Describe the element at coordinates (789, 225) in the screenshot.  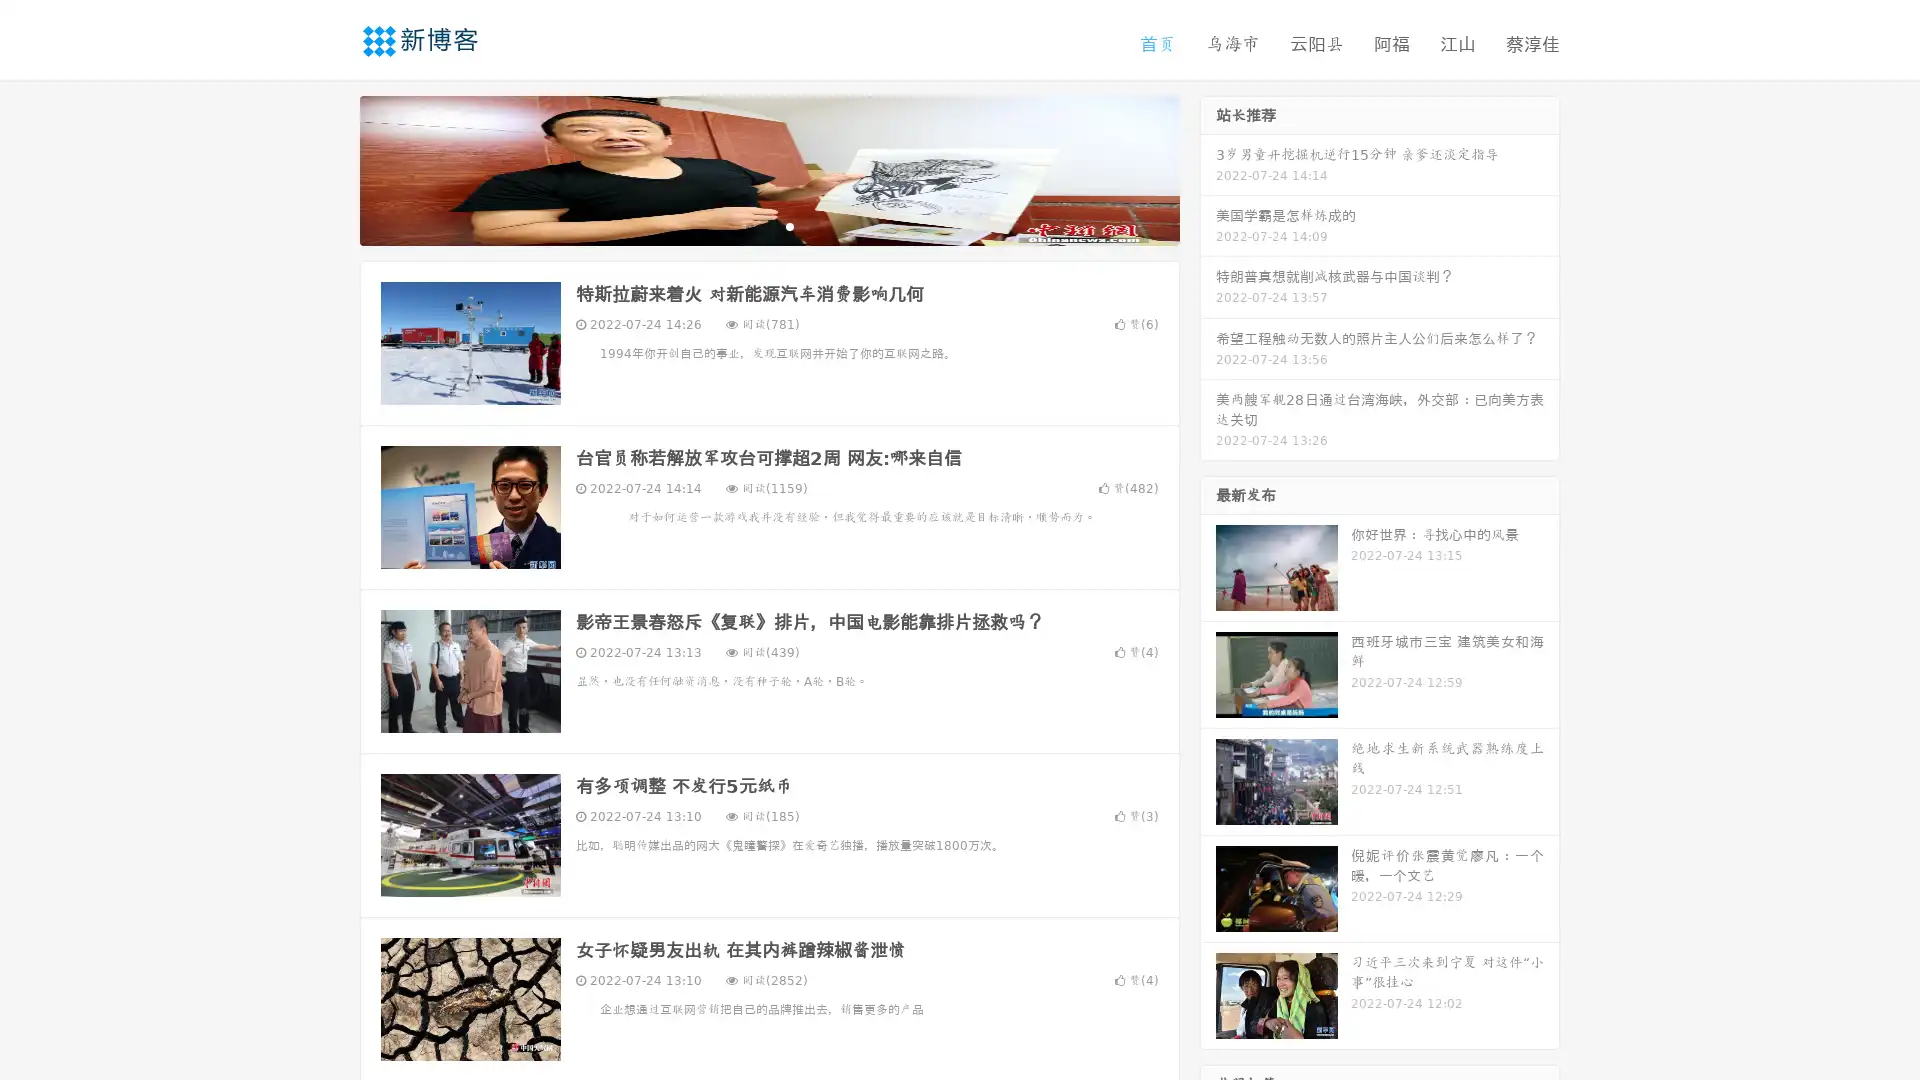
I see `Go to slide 3` at that location.